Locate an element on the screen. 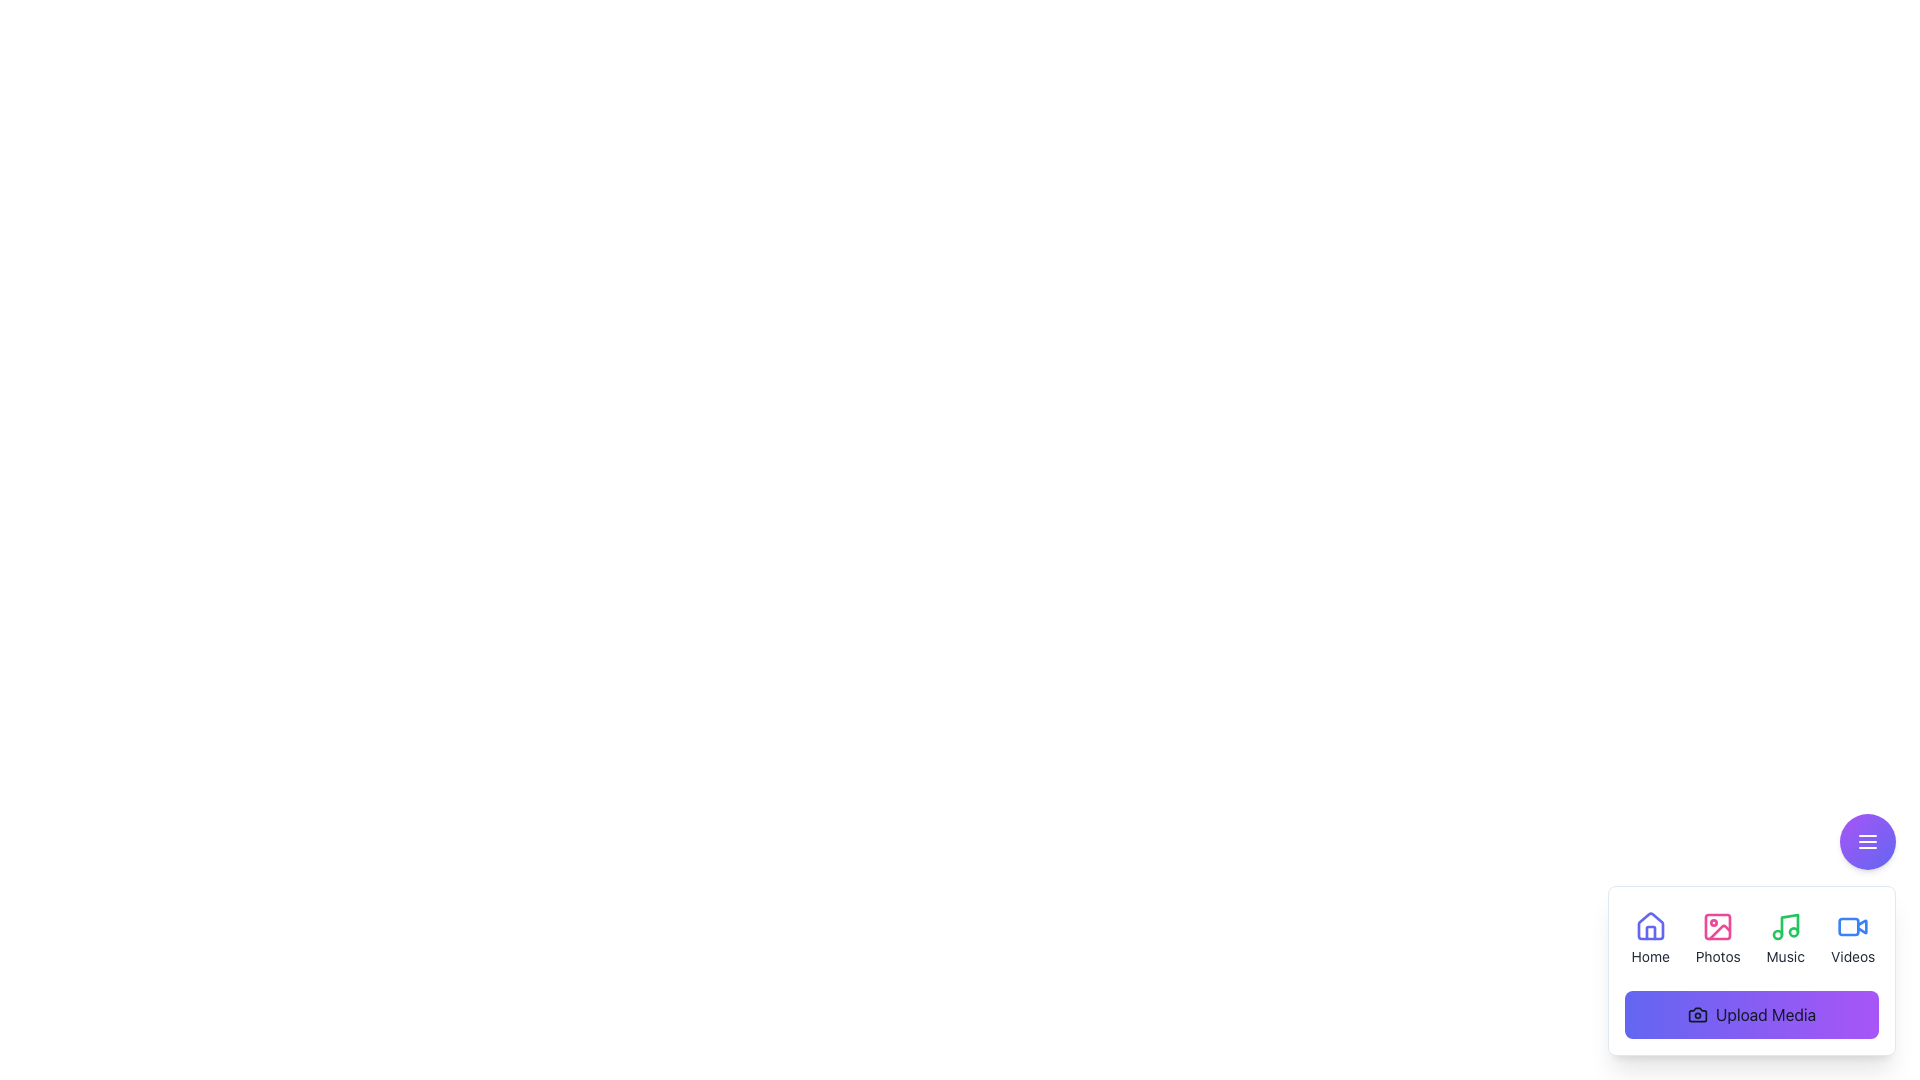  the green music-note icon located in the bottom-right toolbar is located at coordinates (1785, 926).